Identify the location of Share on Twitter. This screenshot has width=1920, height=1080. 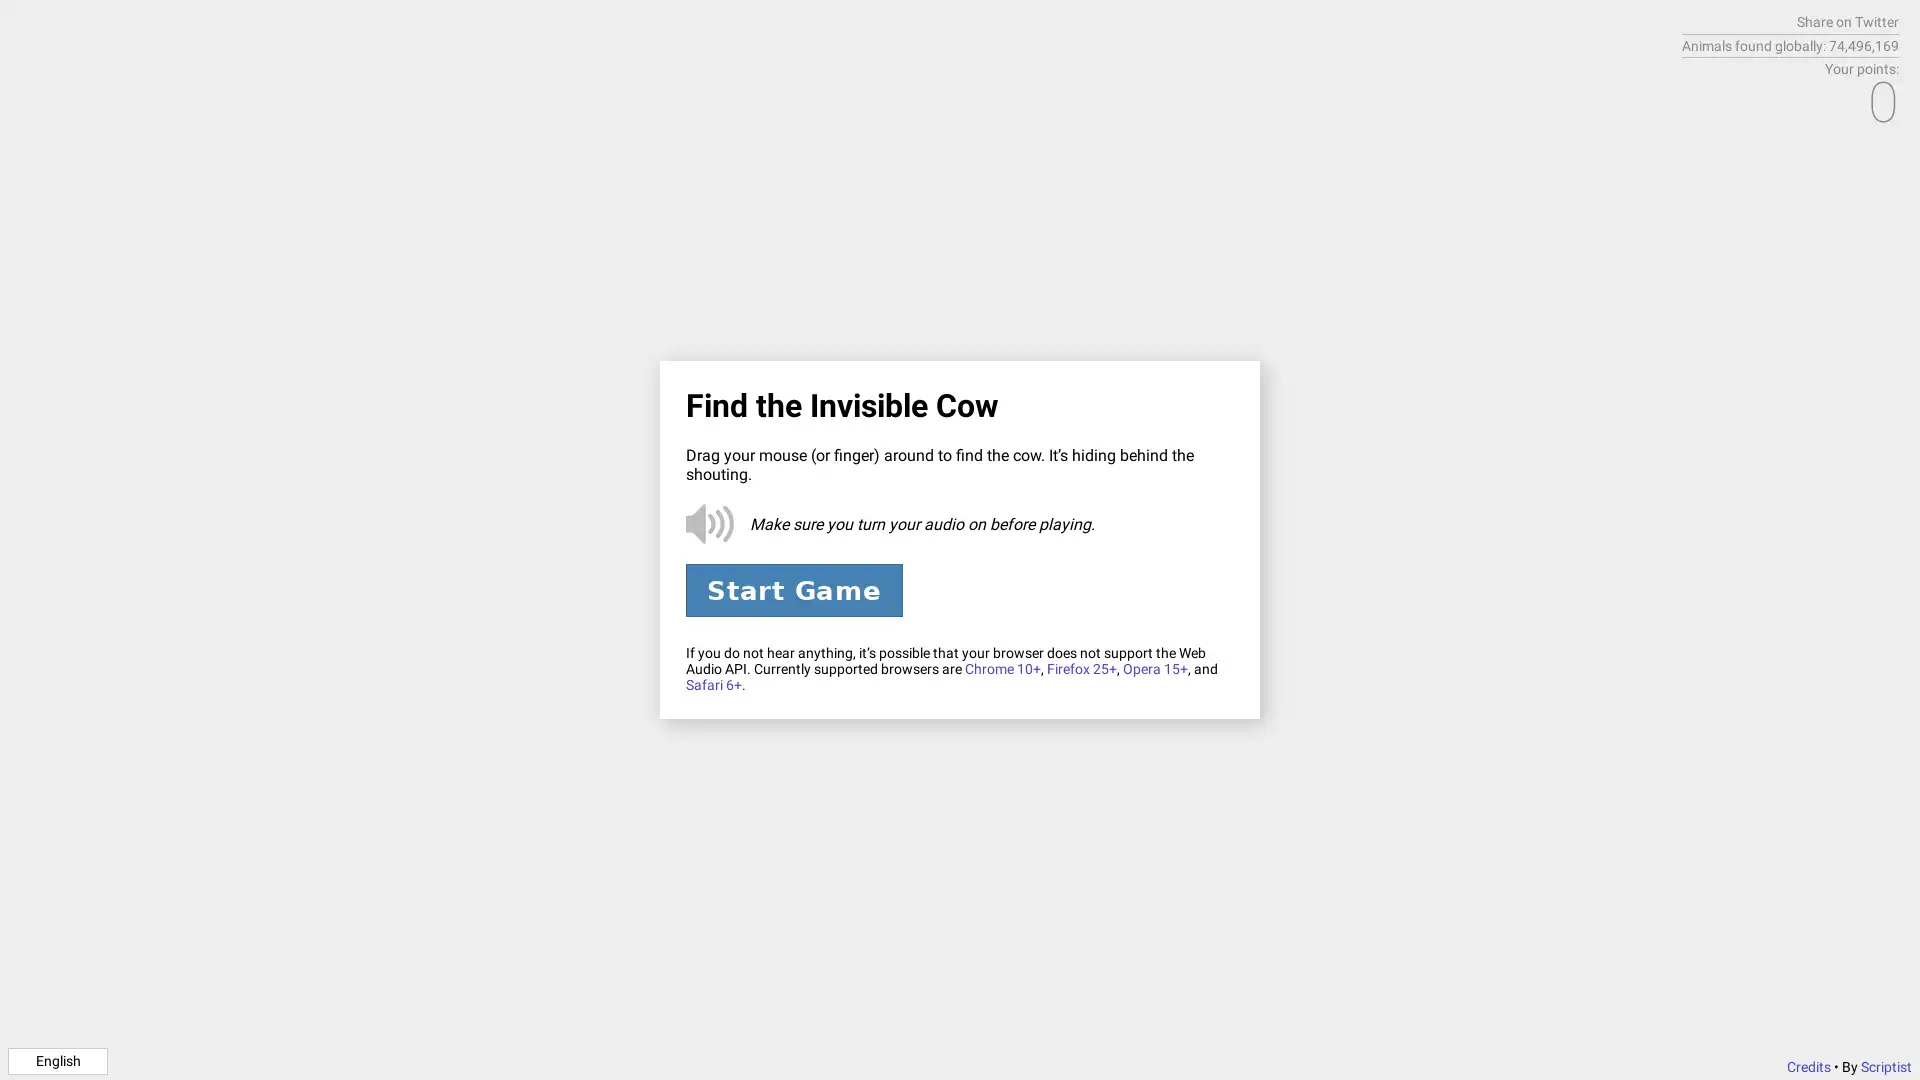
(1847, 22).